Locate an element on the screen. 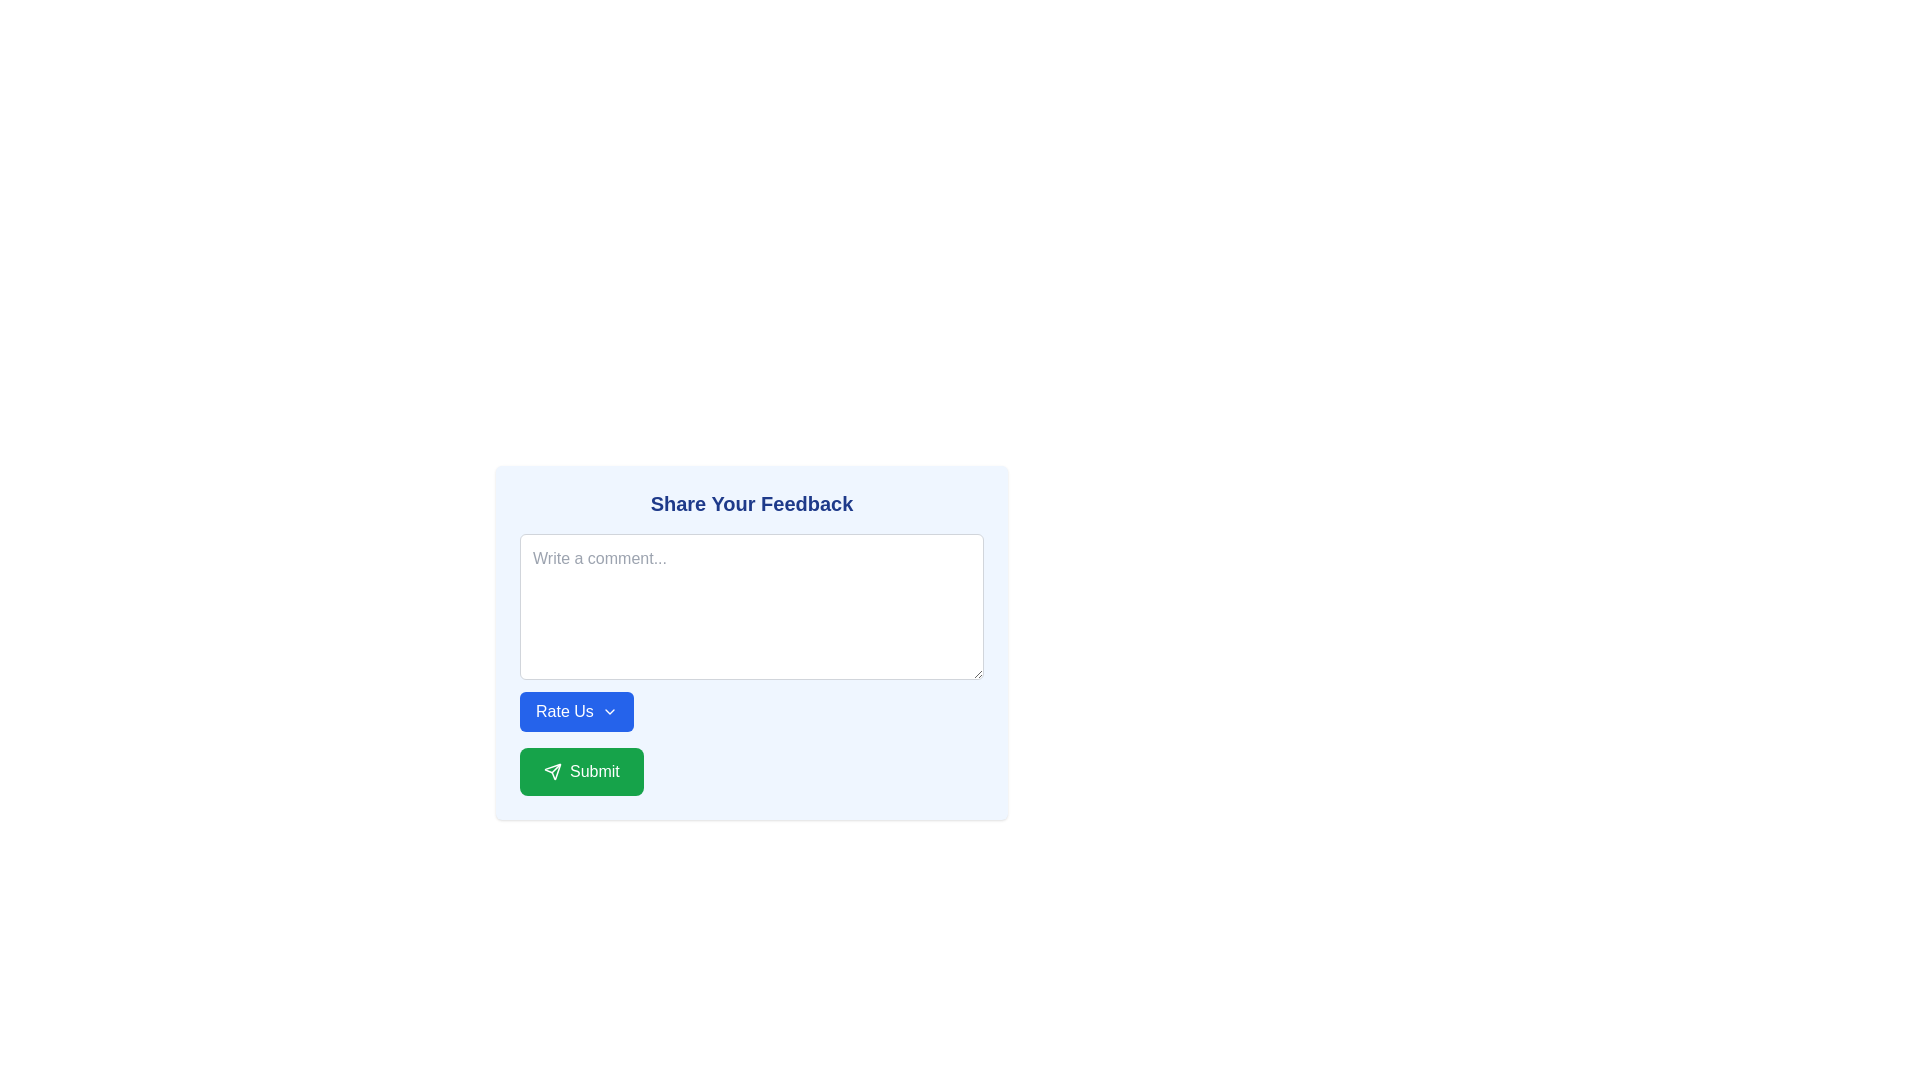  the 'Rate Us' button, which has a blue background with rounded corners and features white text and a downward-facing chevron icon, located in the 'Share Your Feedback' section is located at coordinates (575, 711).